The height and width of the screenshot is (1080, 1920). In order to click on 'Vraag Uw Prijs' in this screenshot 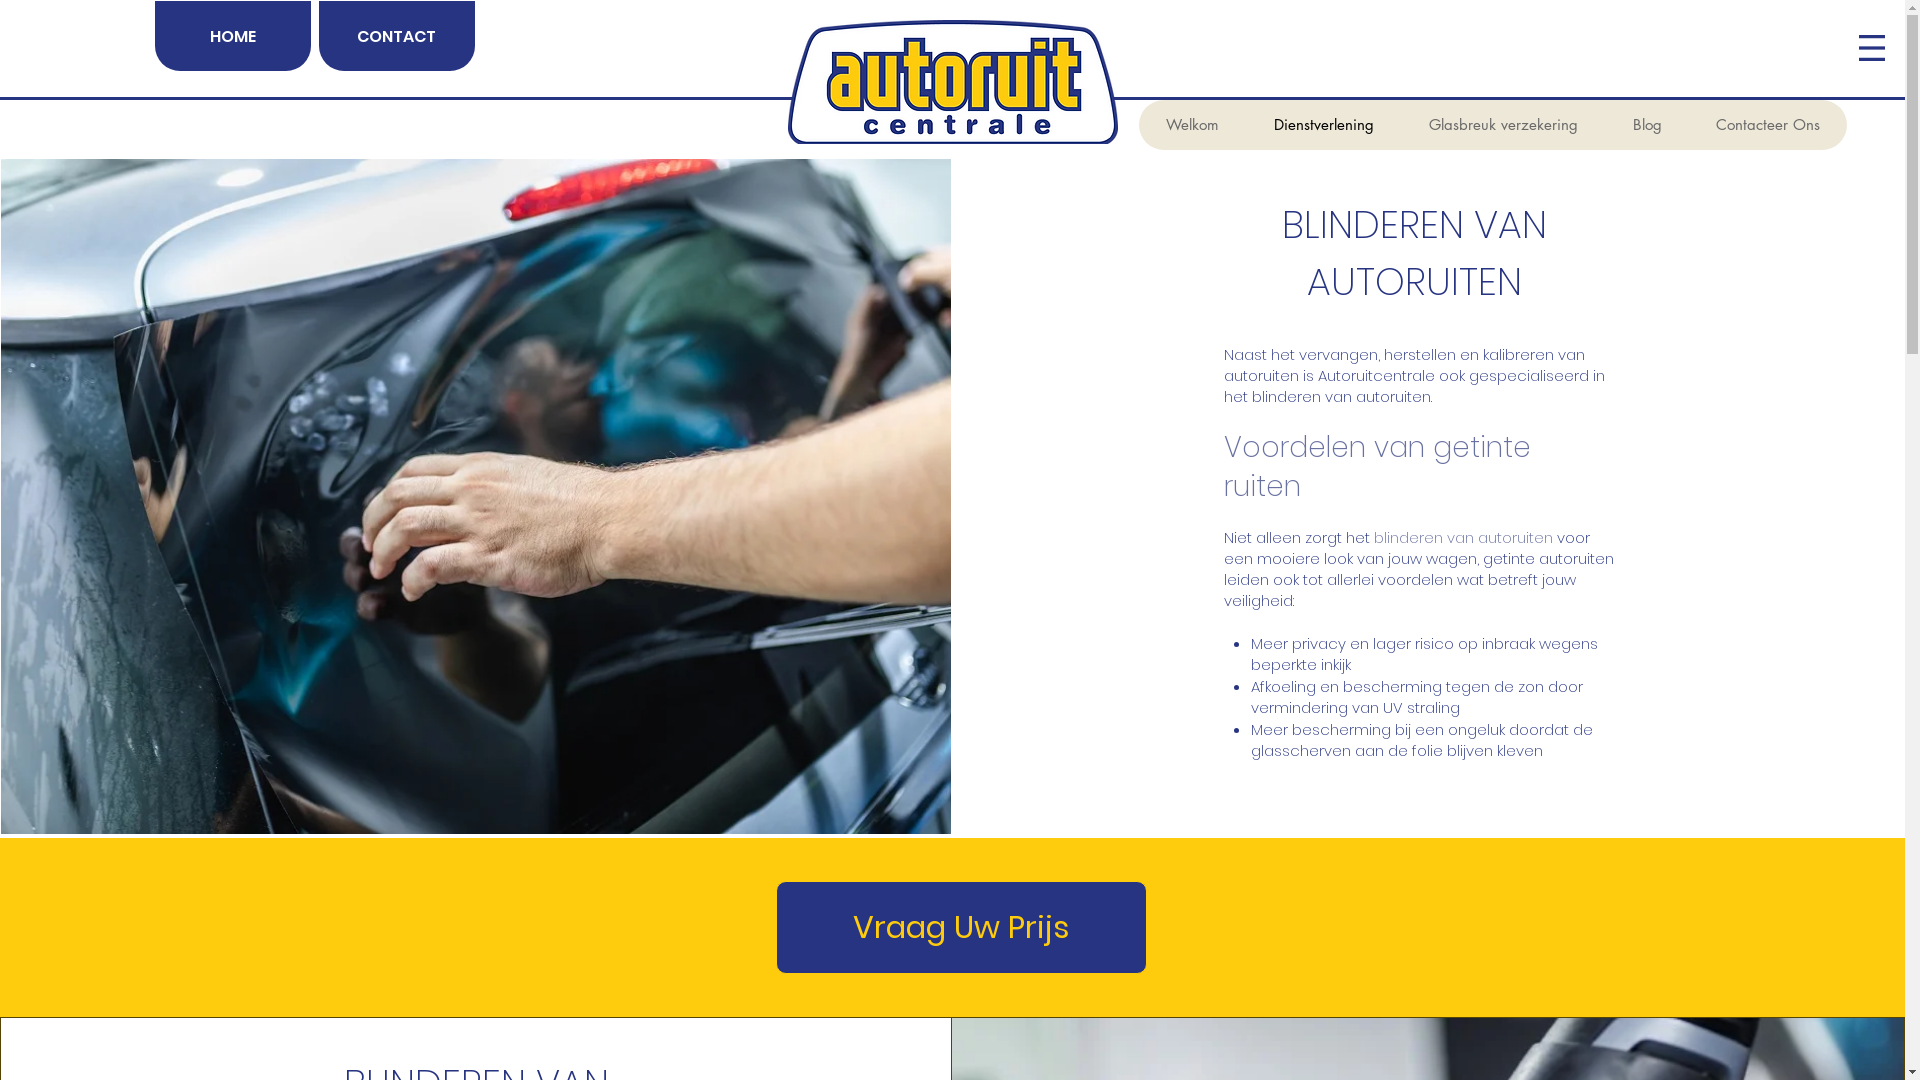, I will do `click(961, 927)`.